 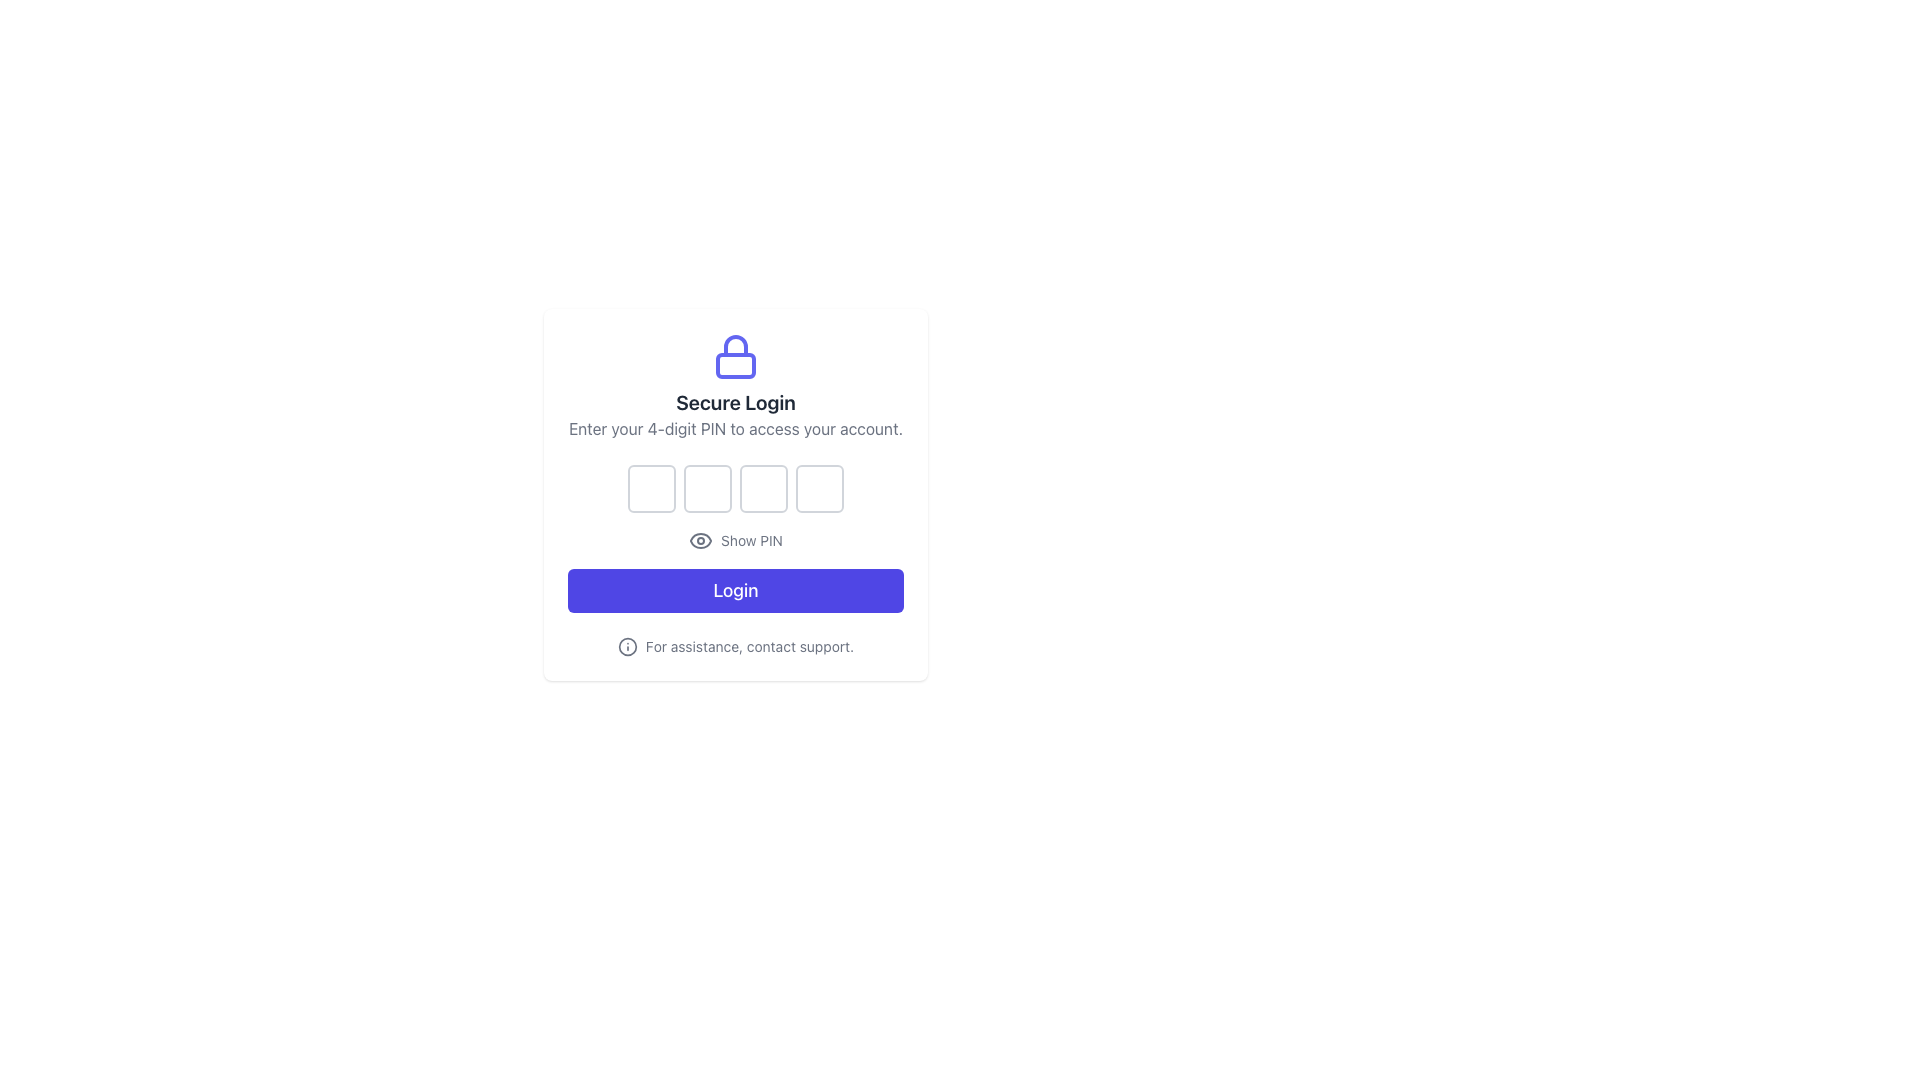 I want to click on the upper section of the padlock icon representing the shackle in the secure login interface, so click(x=734, y=345).